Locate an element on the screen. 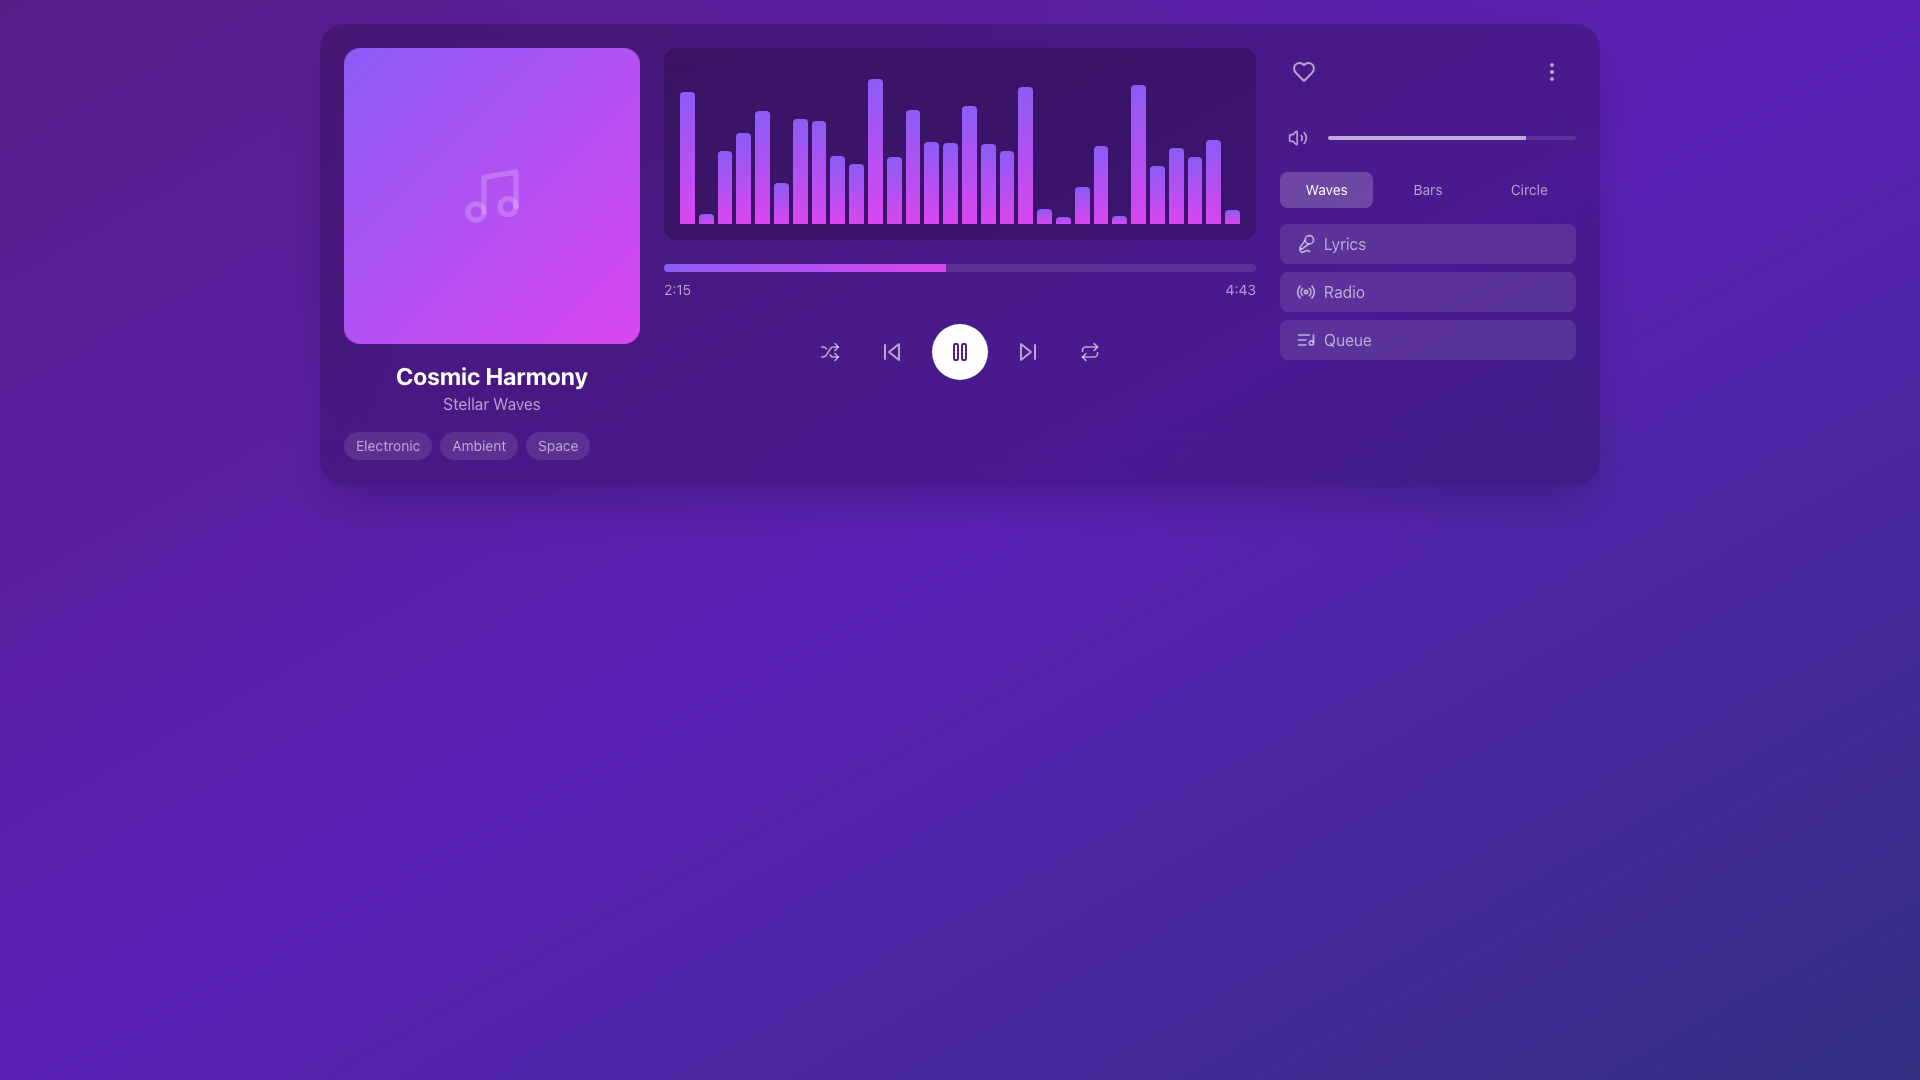 This screenshot has width=1920, height=1080. the shuffle playback button located in the control bar of the music player interface, positioned just to the left of the skip backward icon is located at coordinates (830, 350).